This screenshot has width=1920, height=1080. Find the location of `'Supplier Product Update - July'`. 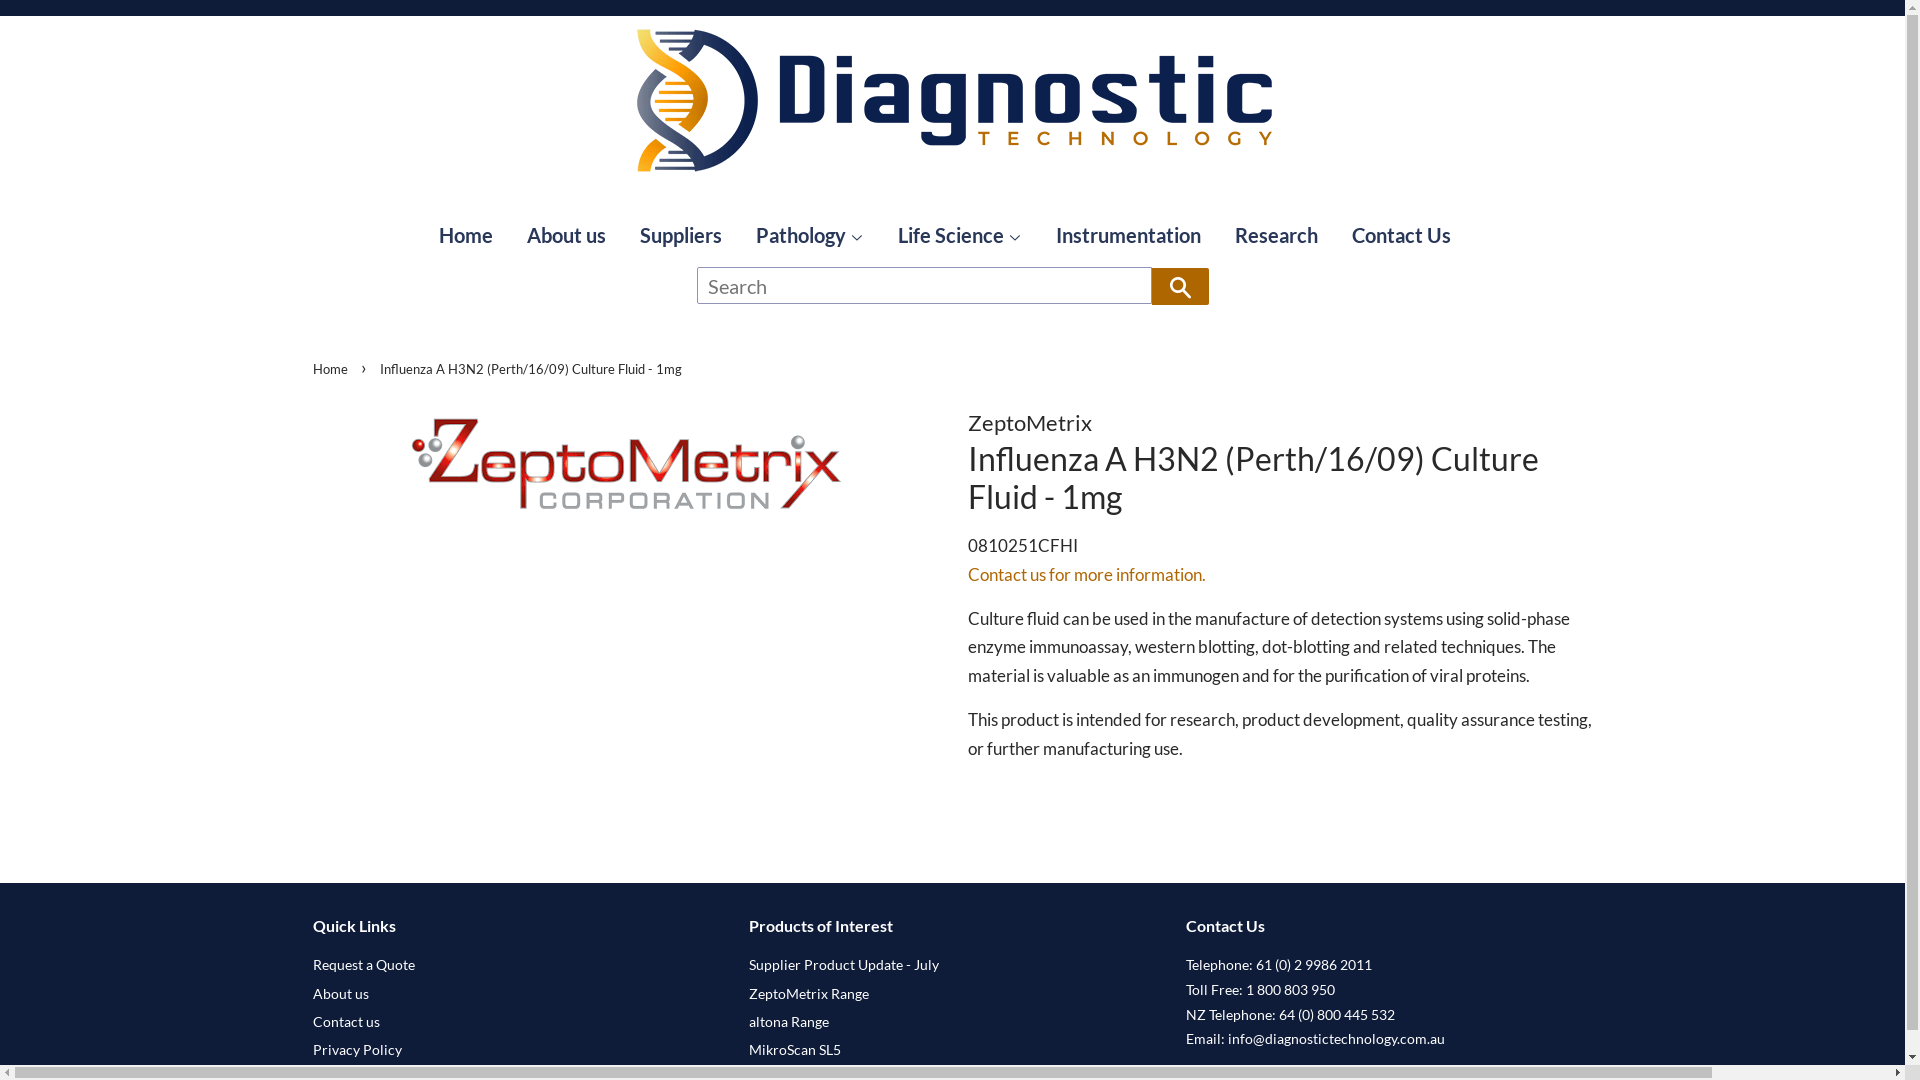

'Supplier Product Update - July' is located at coordinates (844, 963).